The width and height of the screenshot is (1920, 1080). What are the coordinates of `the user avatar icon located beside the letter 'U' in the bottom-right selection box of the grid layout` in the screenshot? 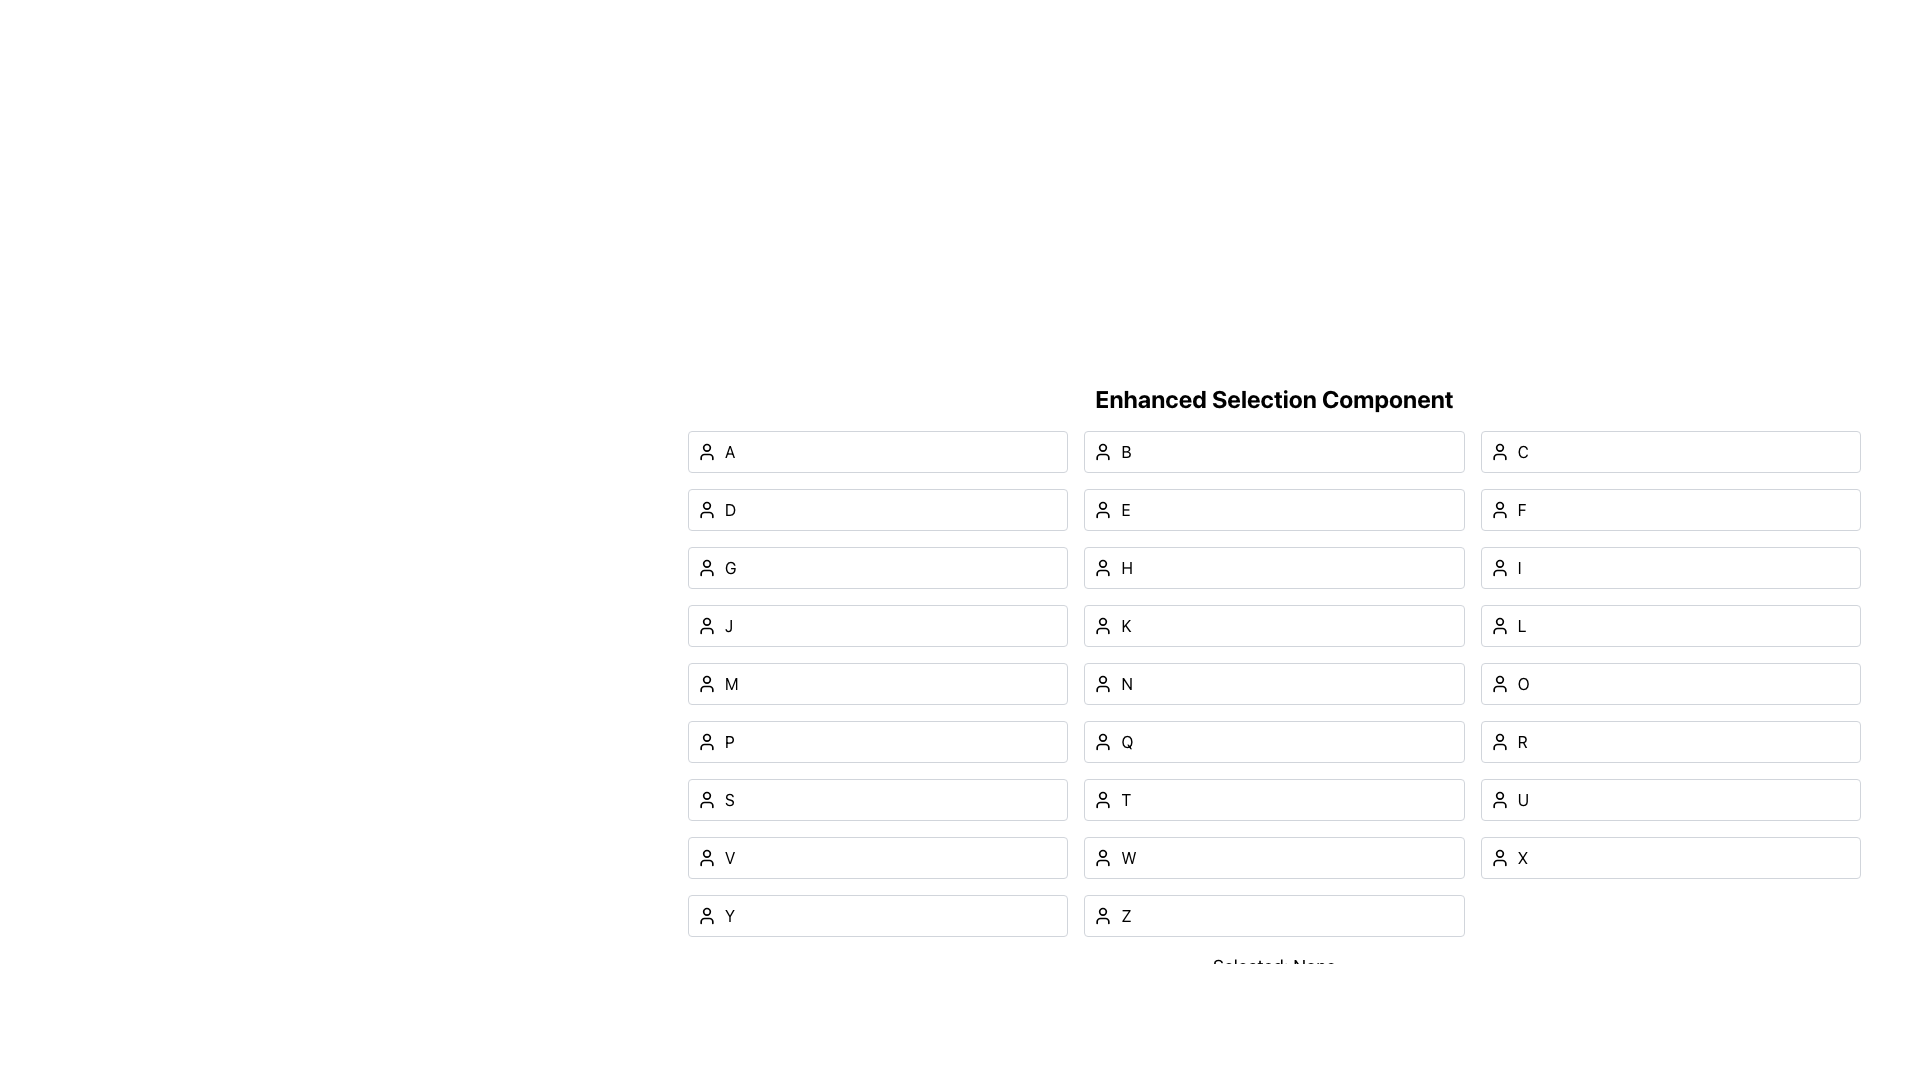 It's located at (1499, 798).